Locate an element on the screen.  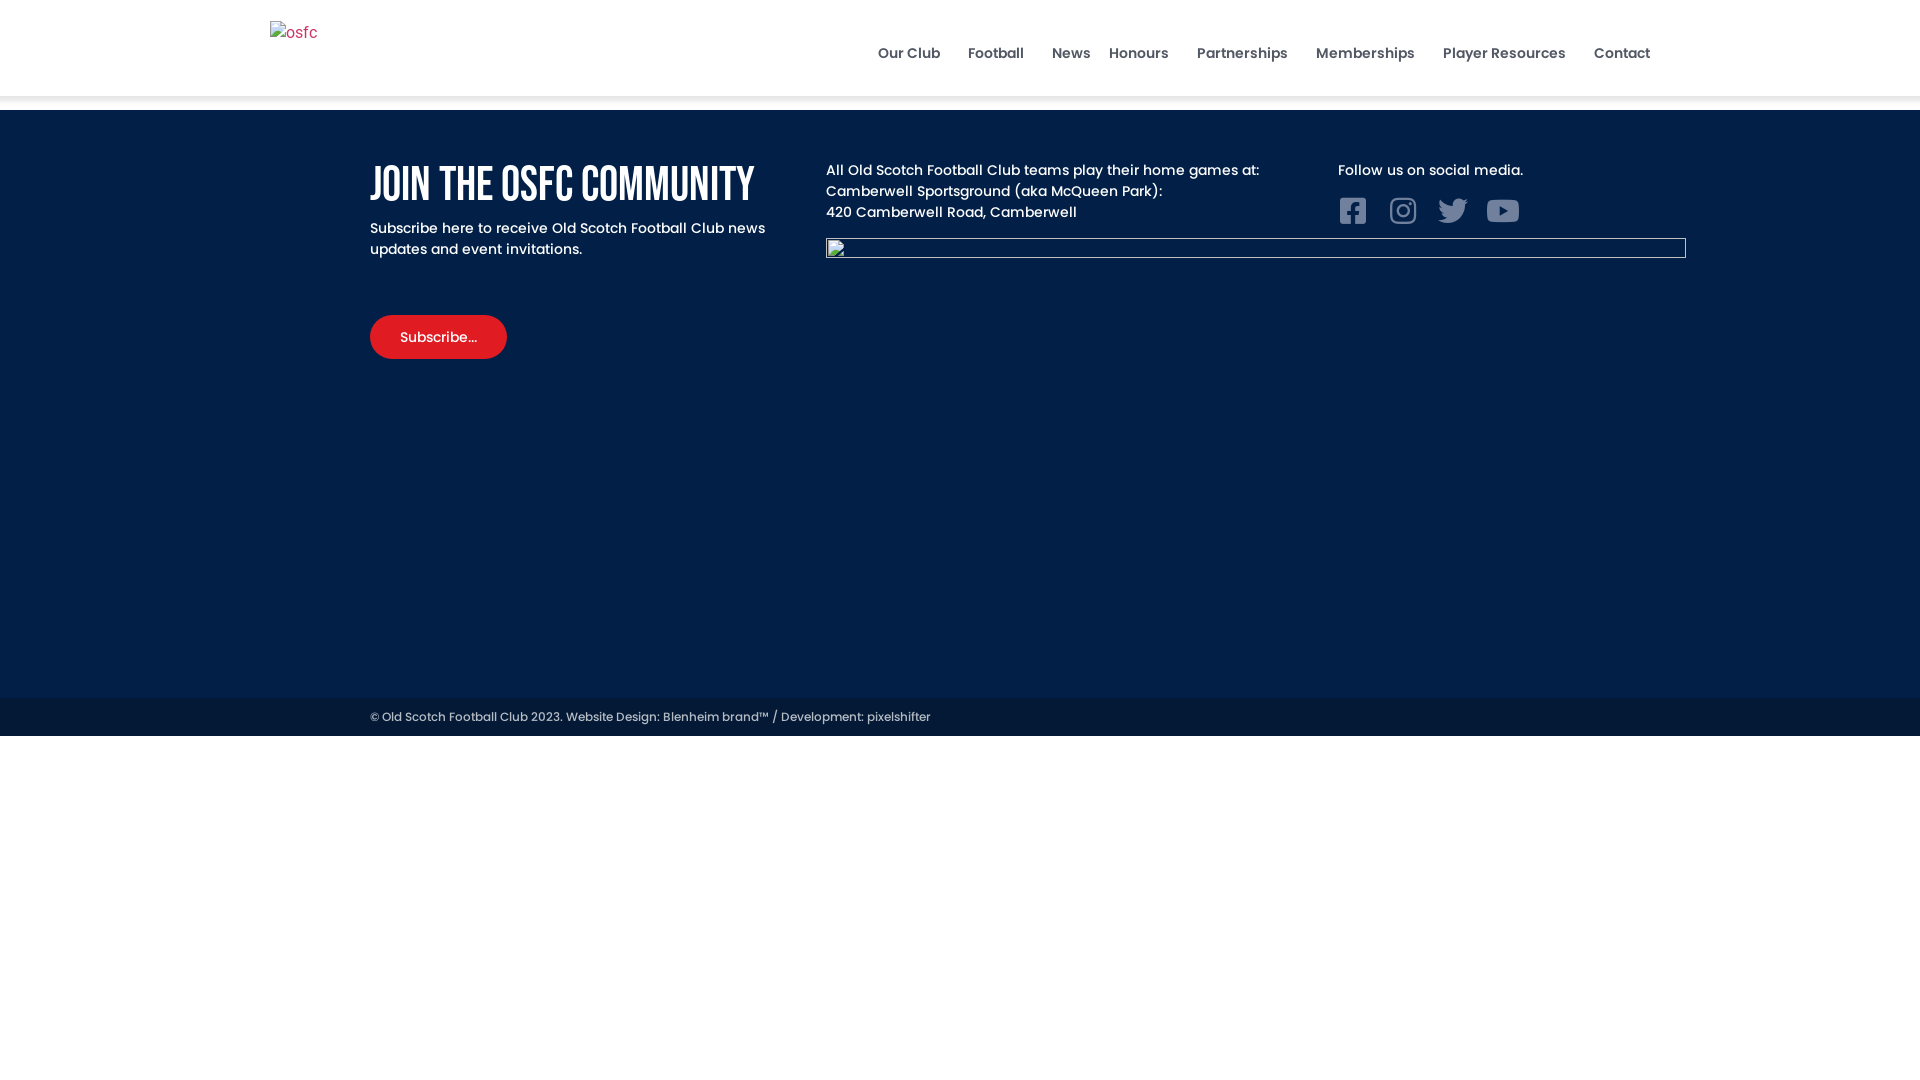
'pixelshifter' is located at coordinates (897, 715).